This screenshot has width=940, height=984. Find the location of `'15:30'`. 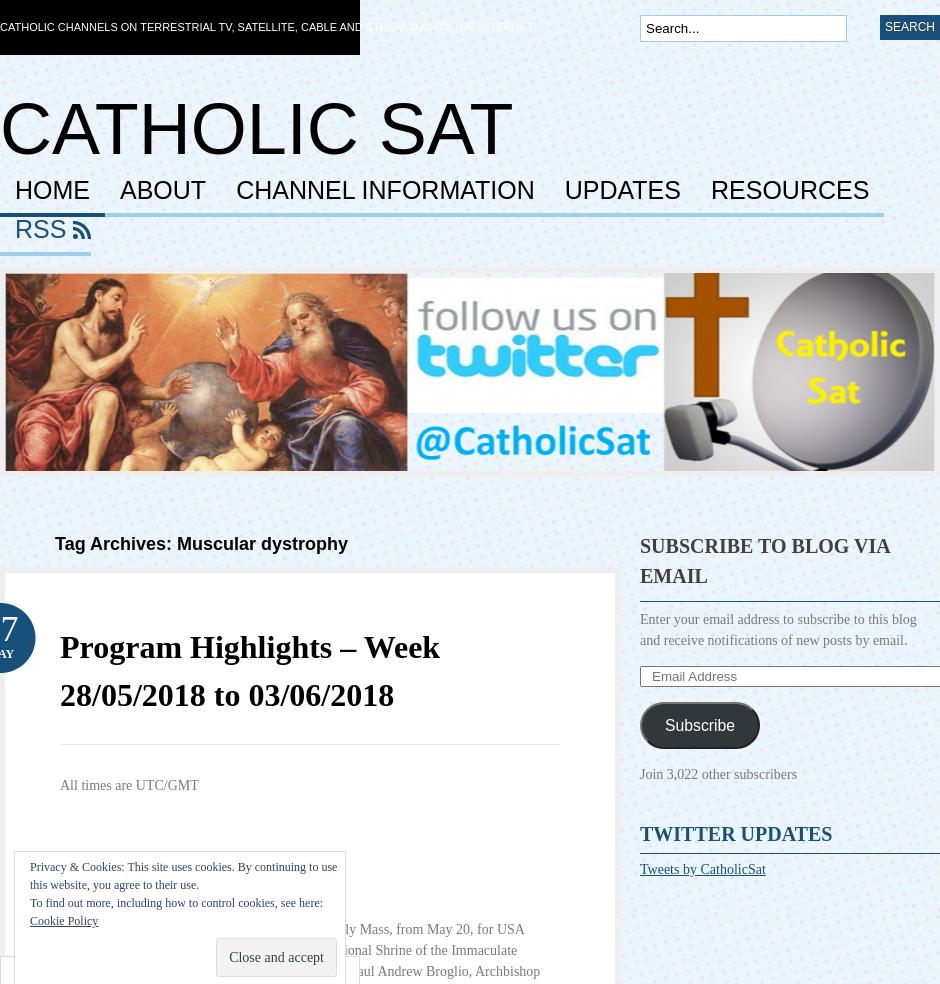

'15:30' is located at coordinates (74, 893).